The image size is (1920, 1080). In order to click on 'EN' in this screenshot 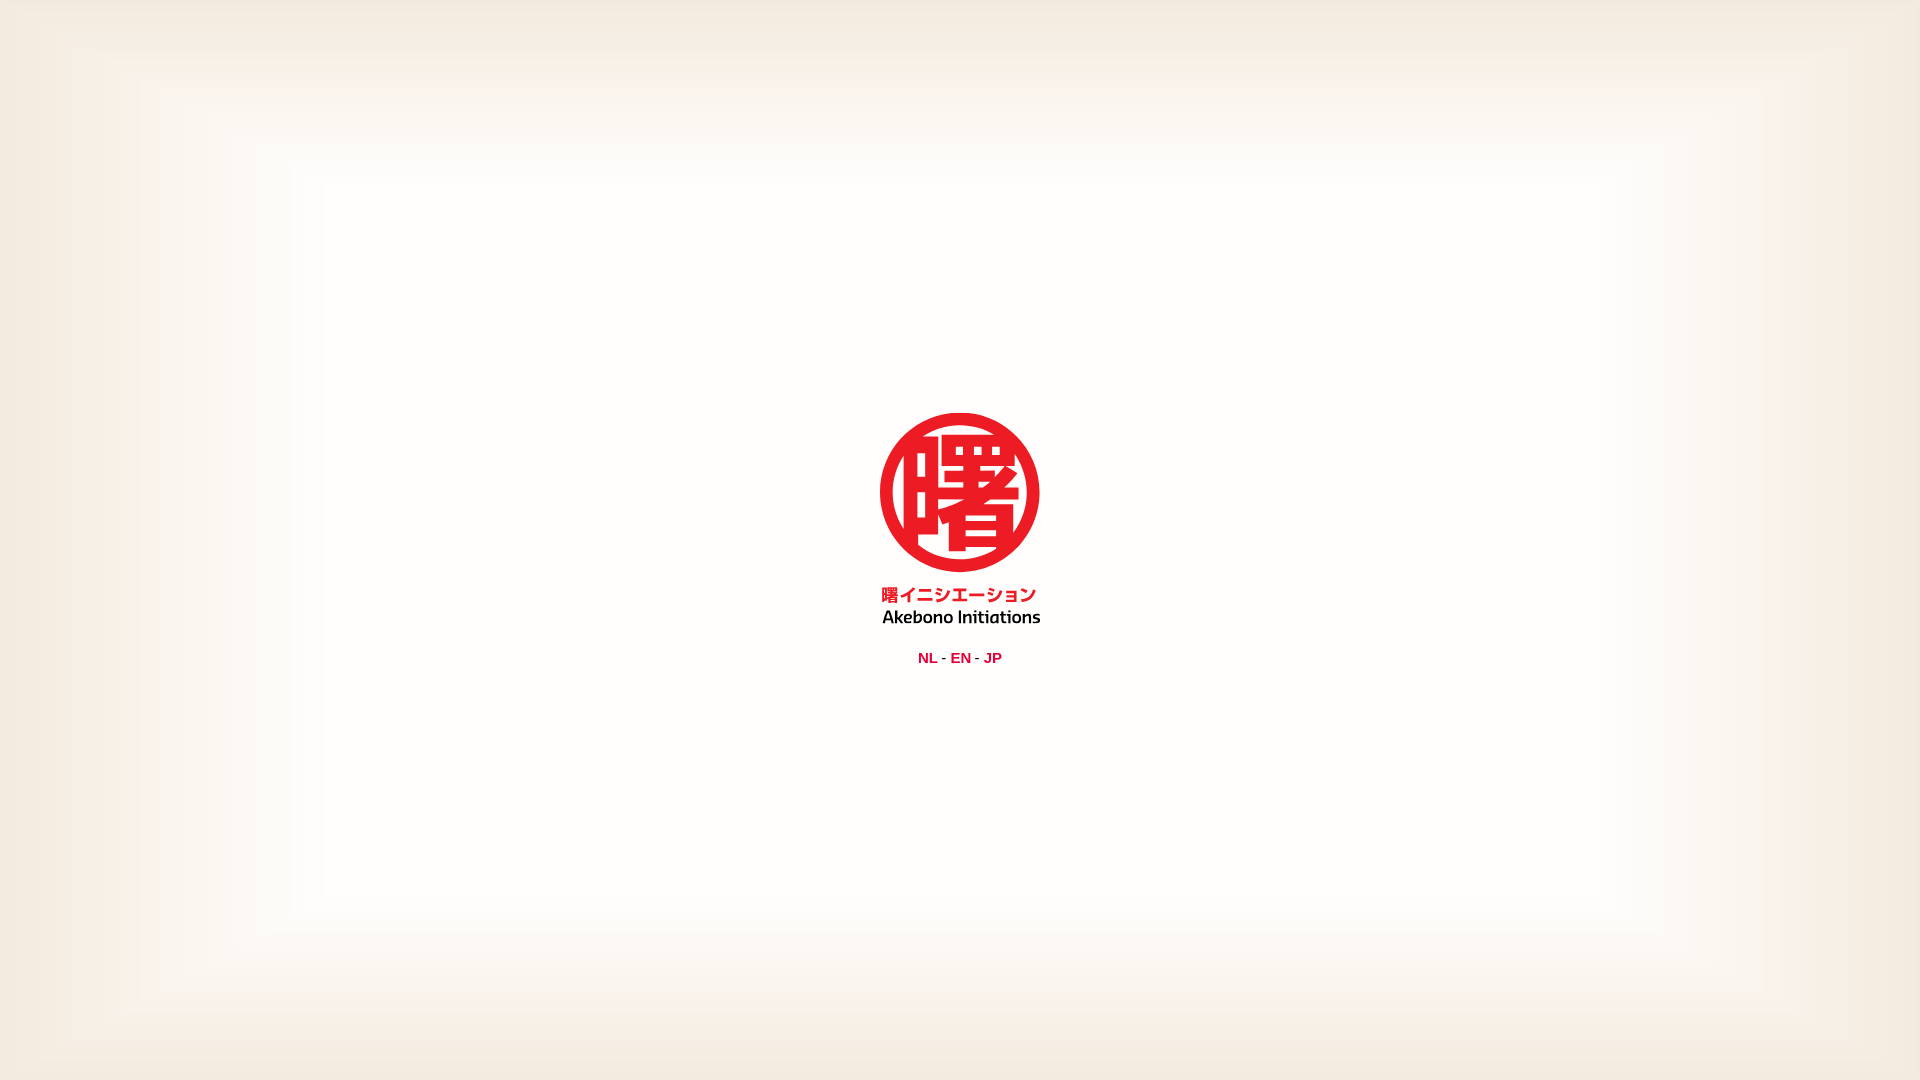, I will do `click(960, 656)`.